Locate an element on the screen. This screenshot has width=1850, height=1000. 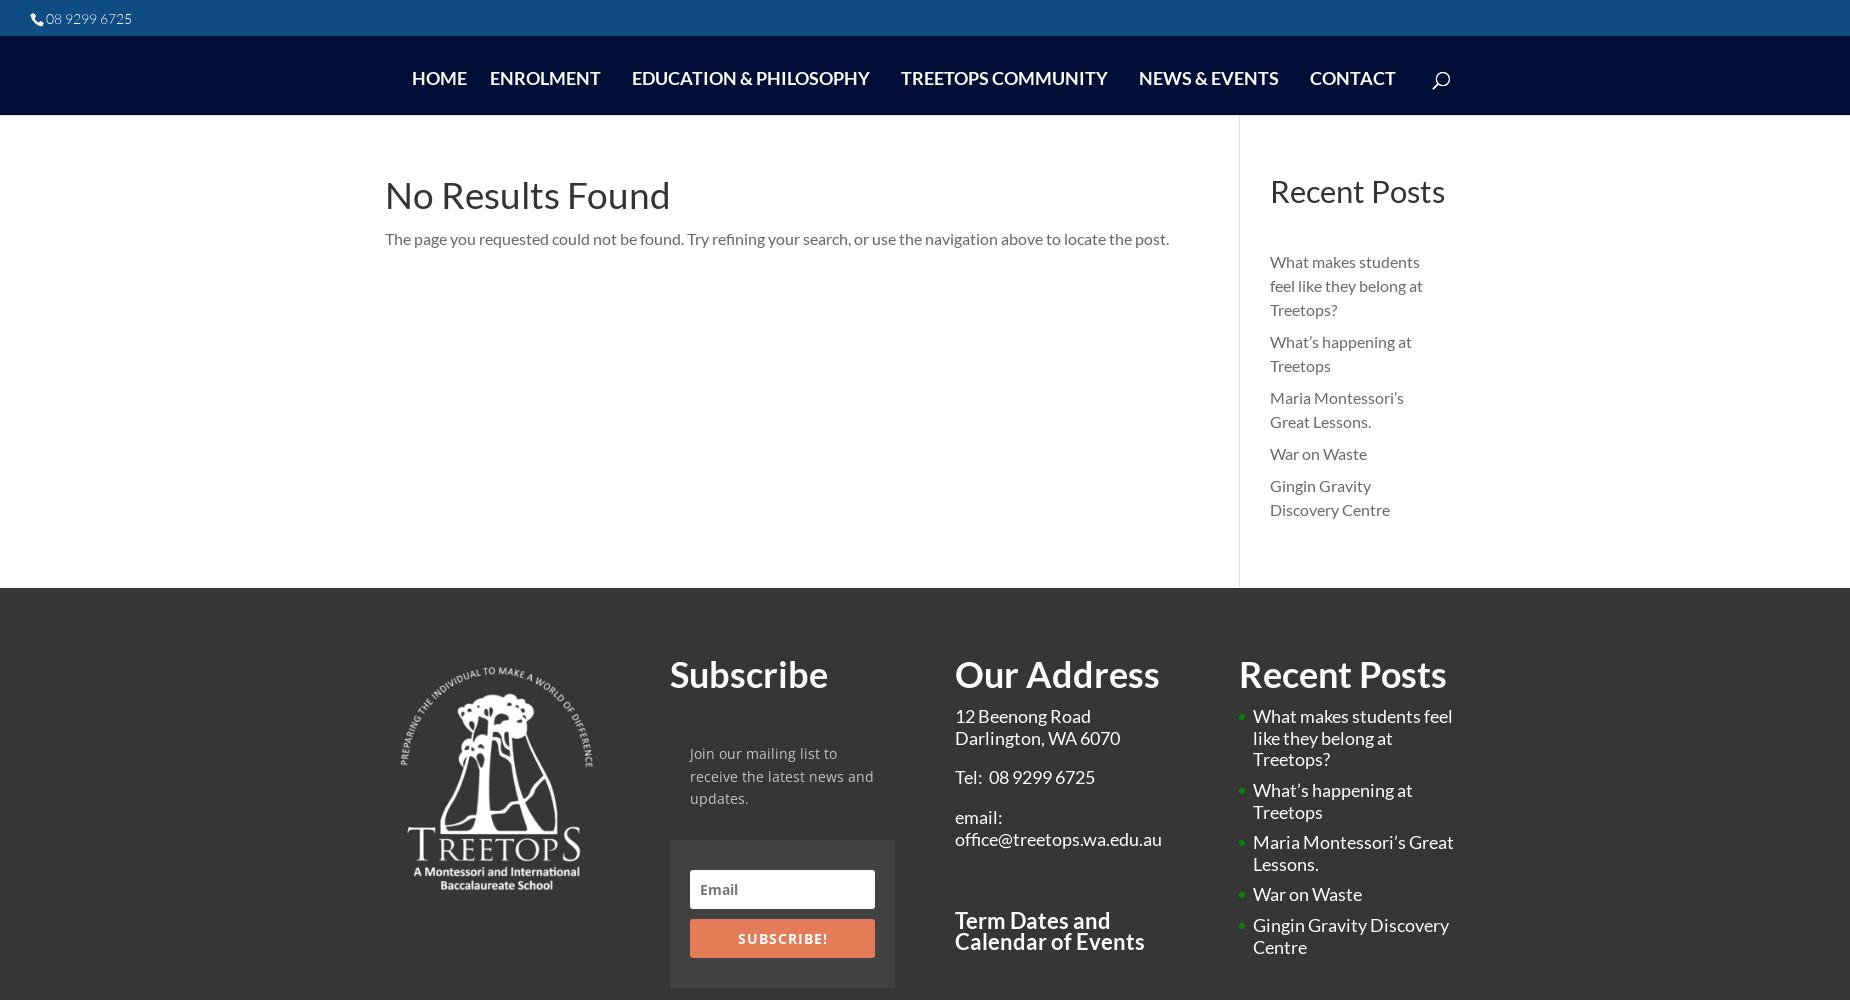
'NEWS & EVENTS' is located at coordinates (1207, 77).